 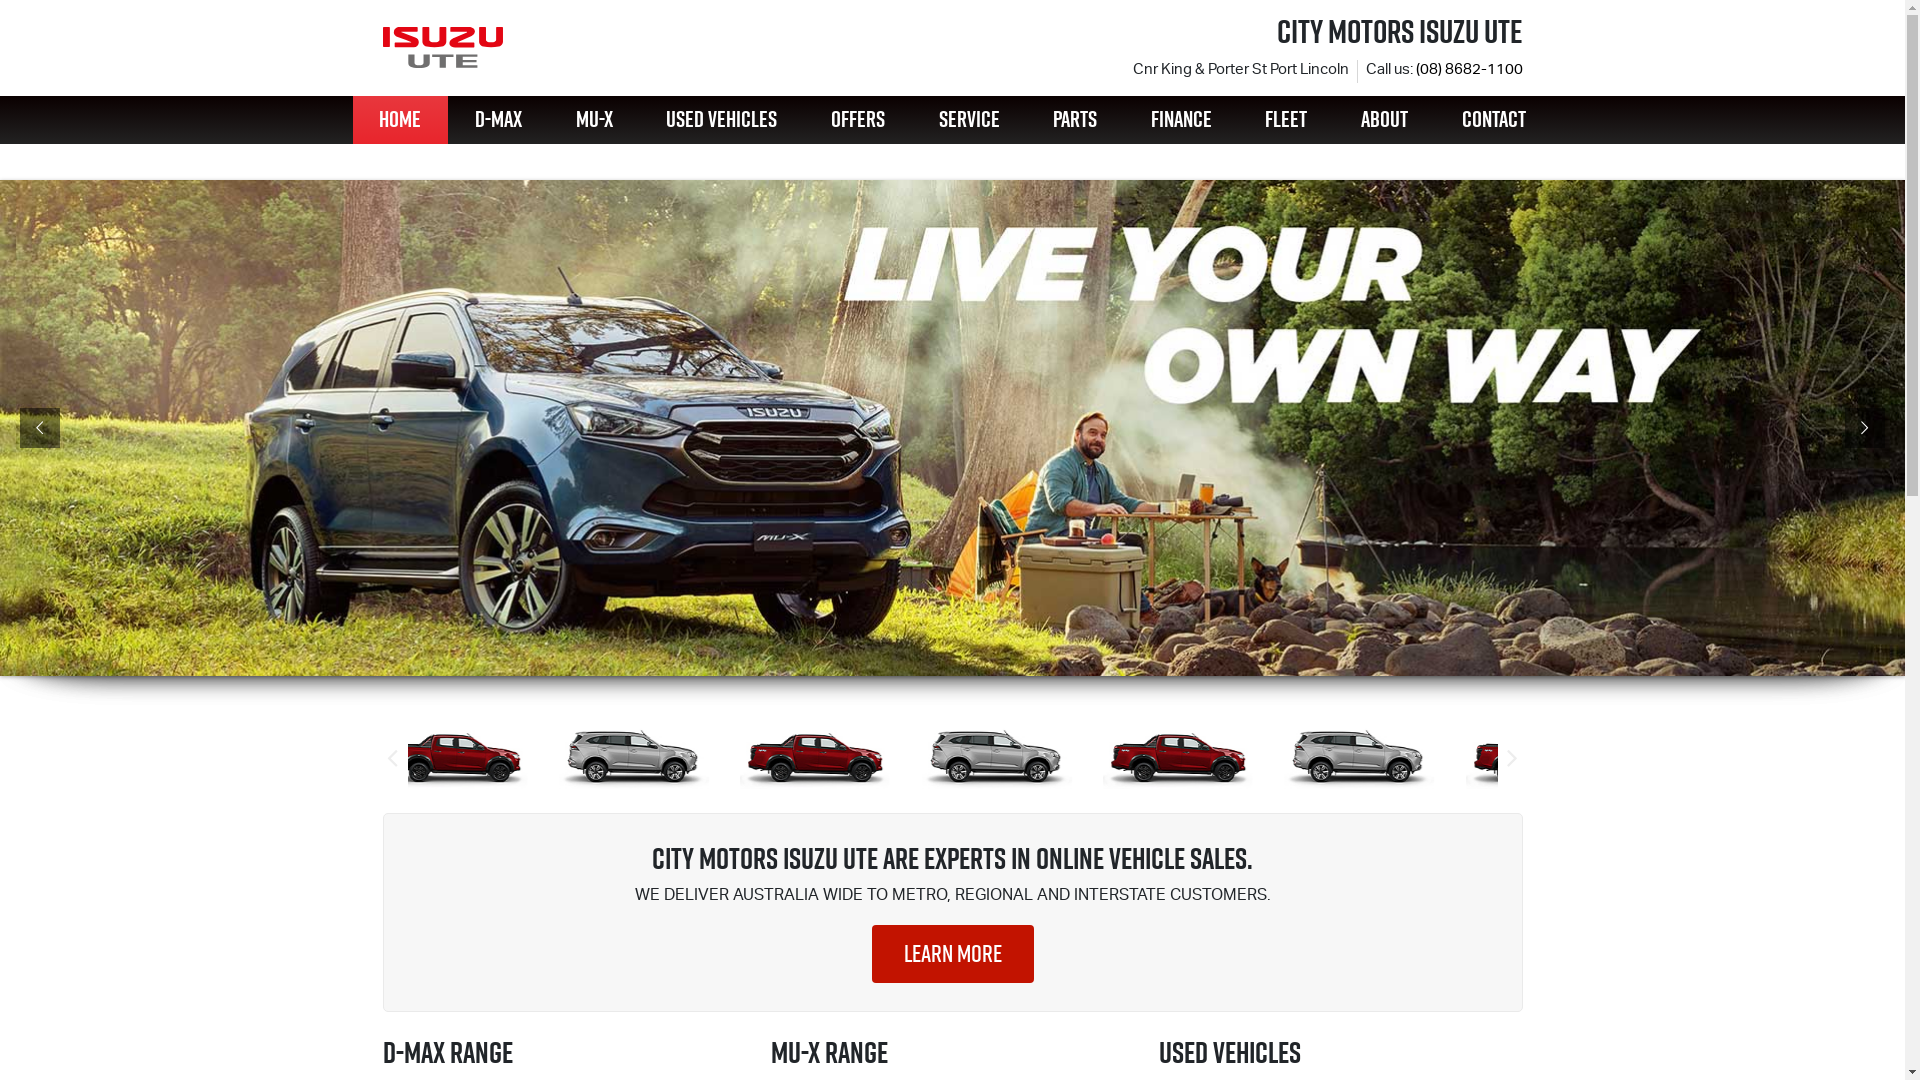 I want to click on 'D-MAX', so click(x=498, y=119).